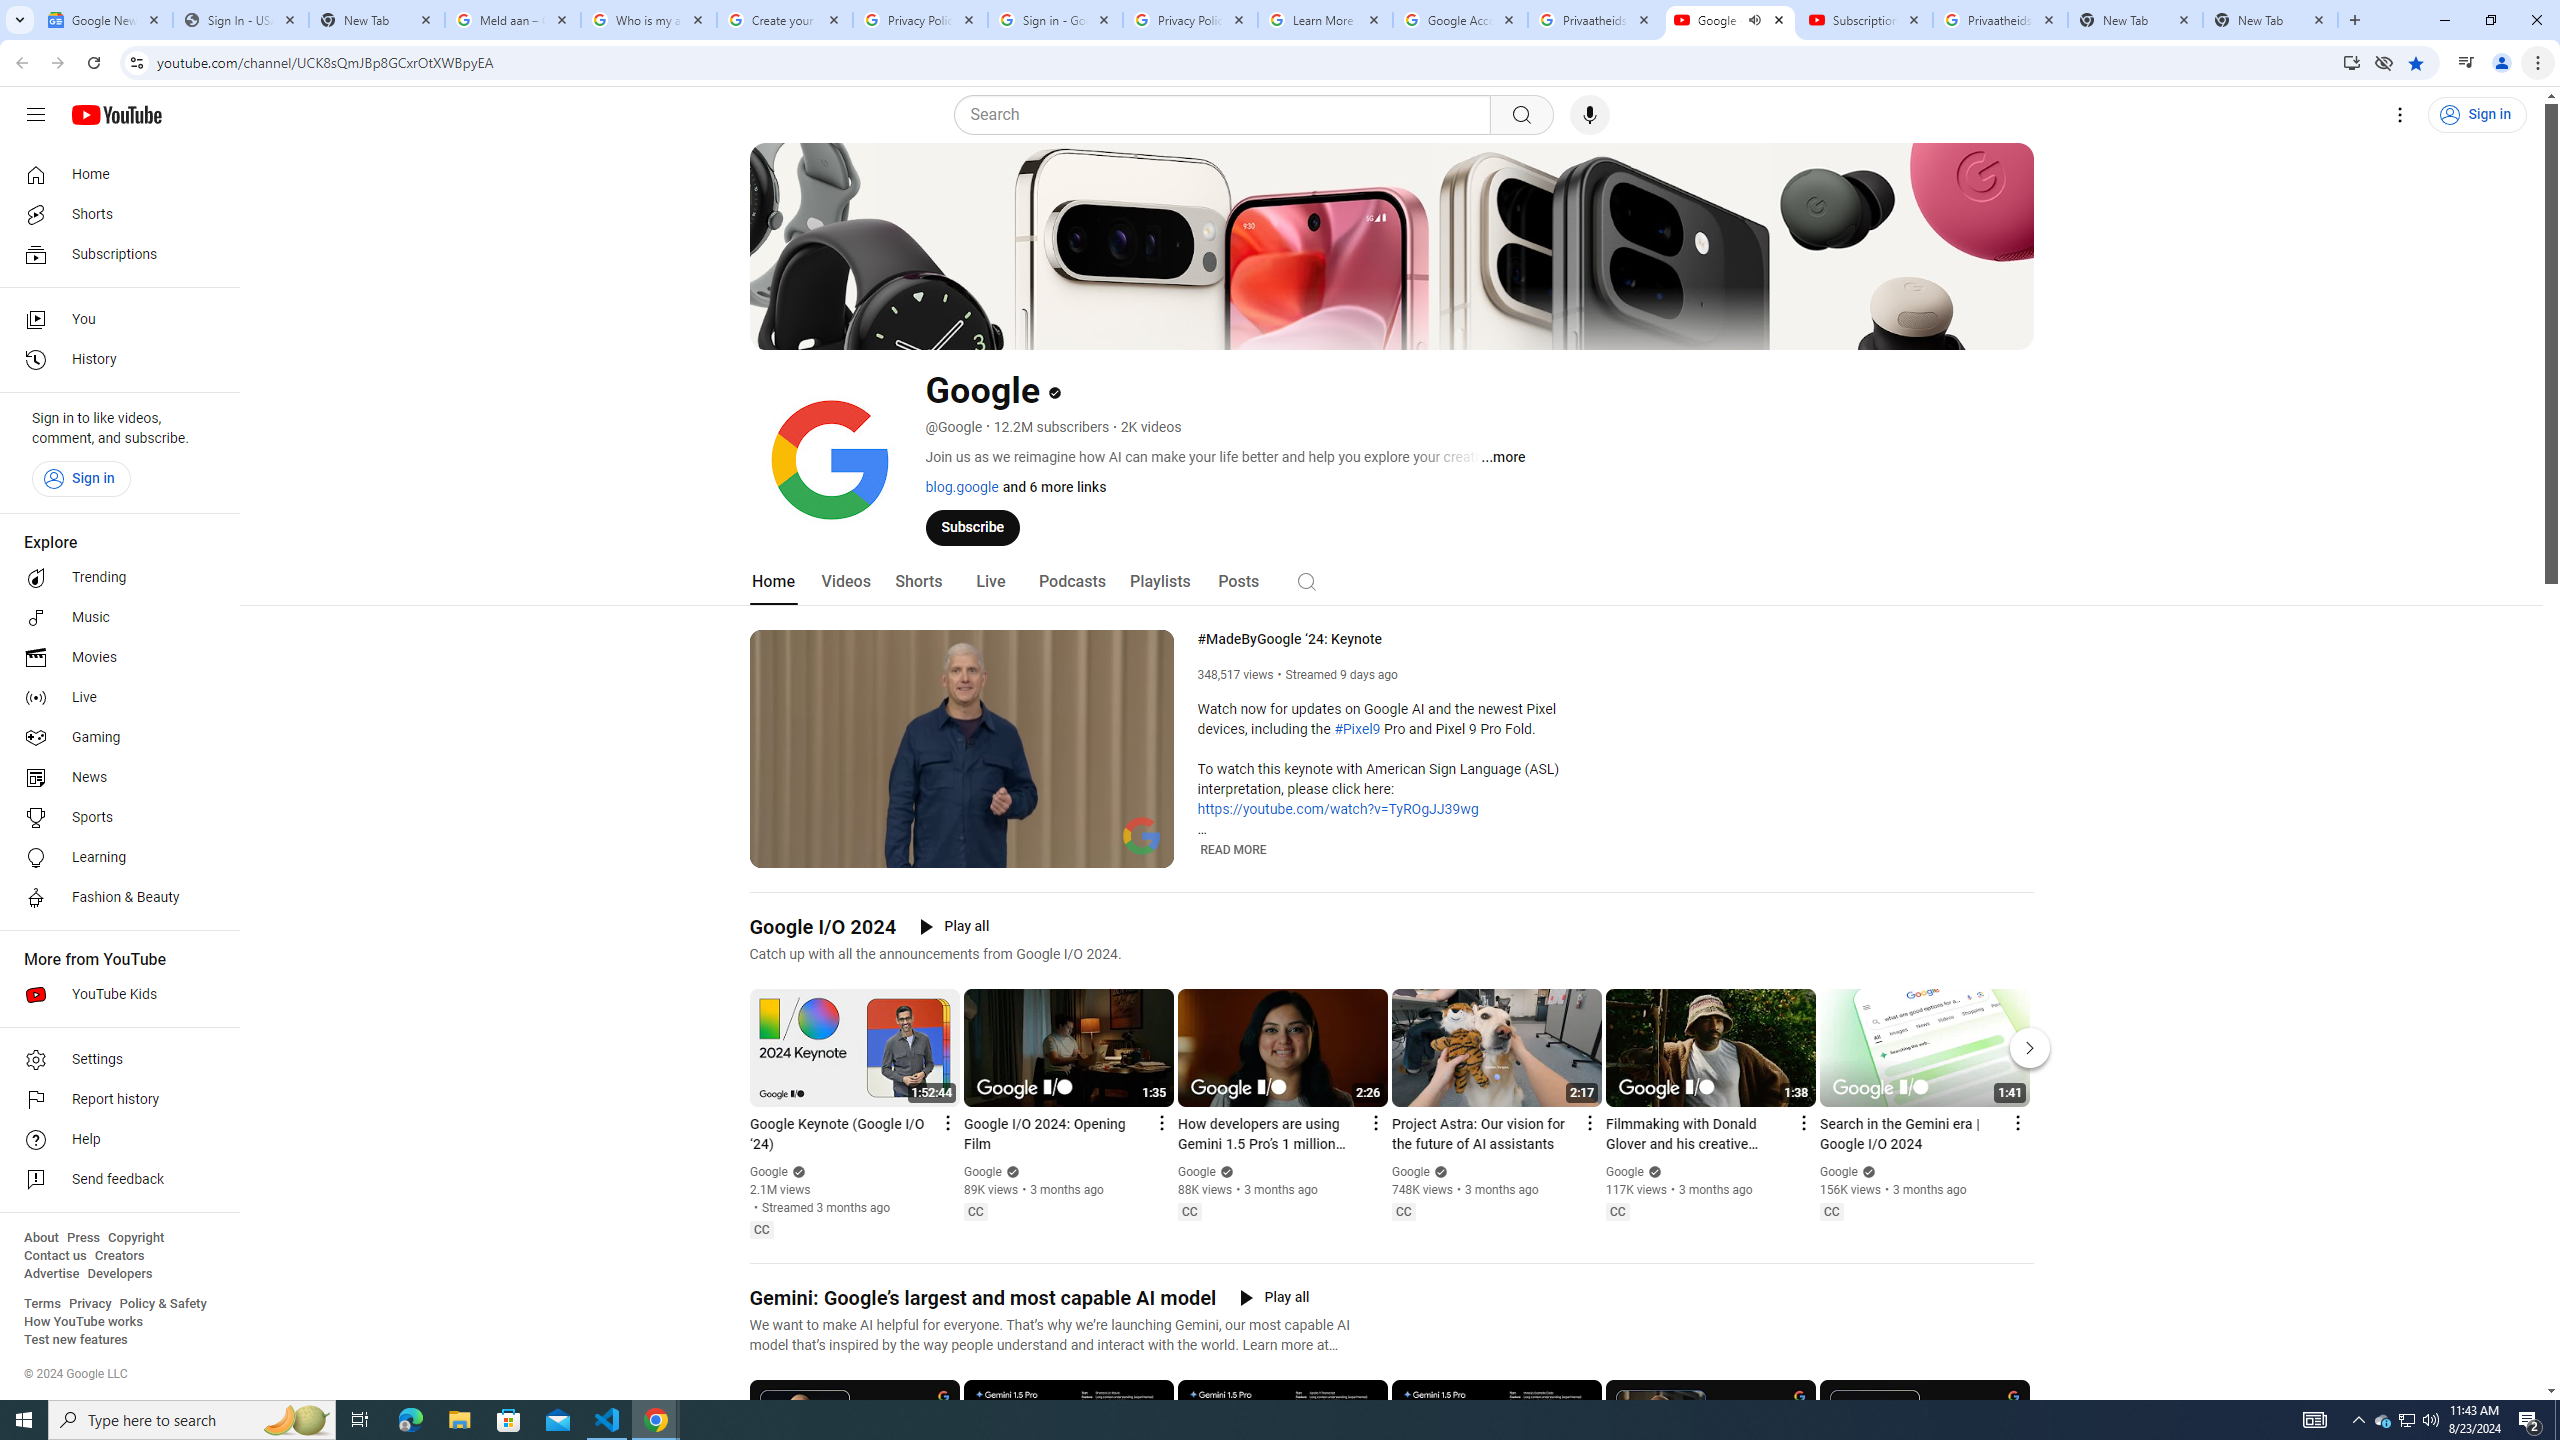 The width and height of the screenshot is (2560, 1440). I want to click on 'Advertise', so click(50, 1272).